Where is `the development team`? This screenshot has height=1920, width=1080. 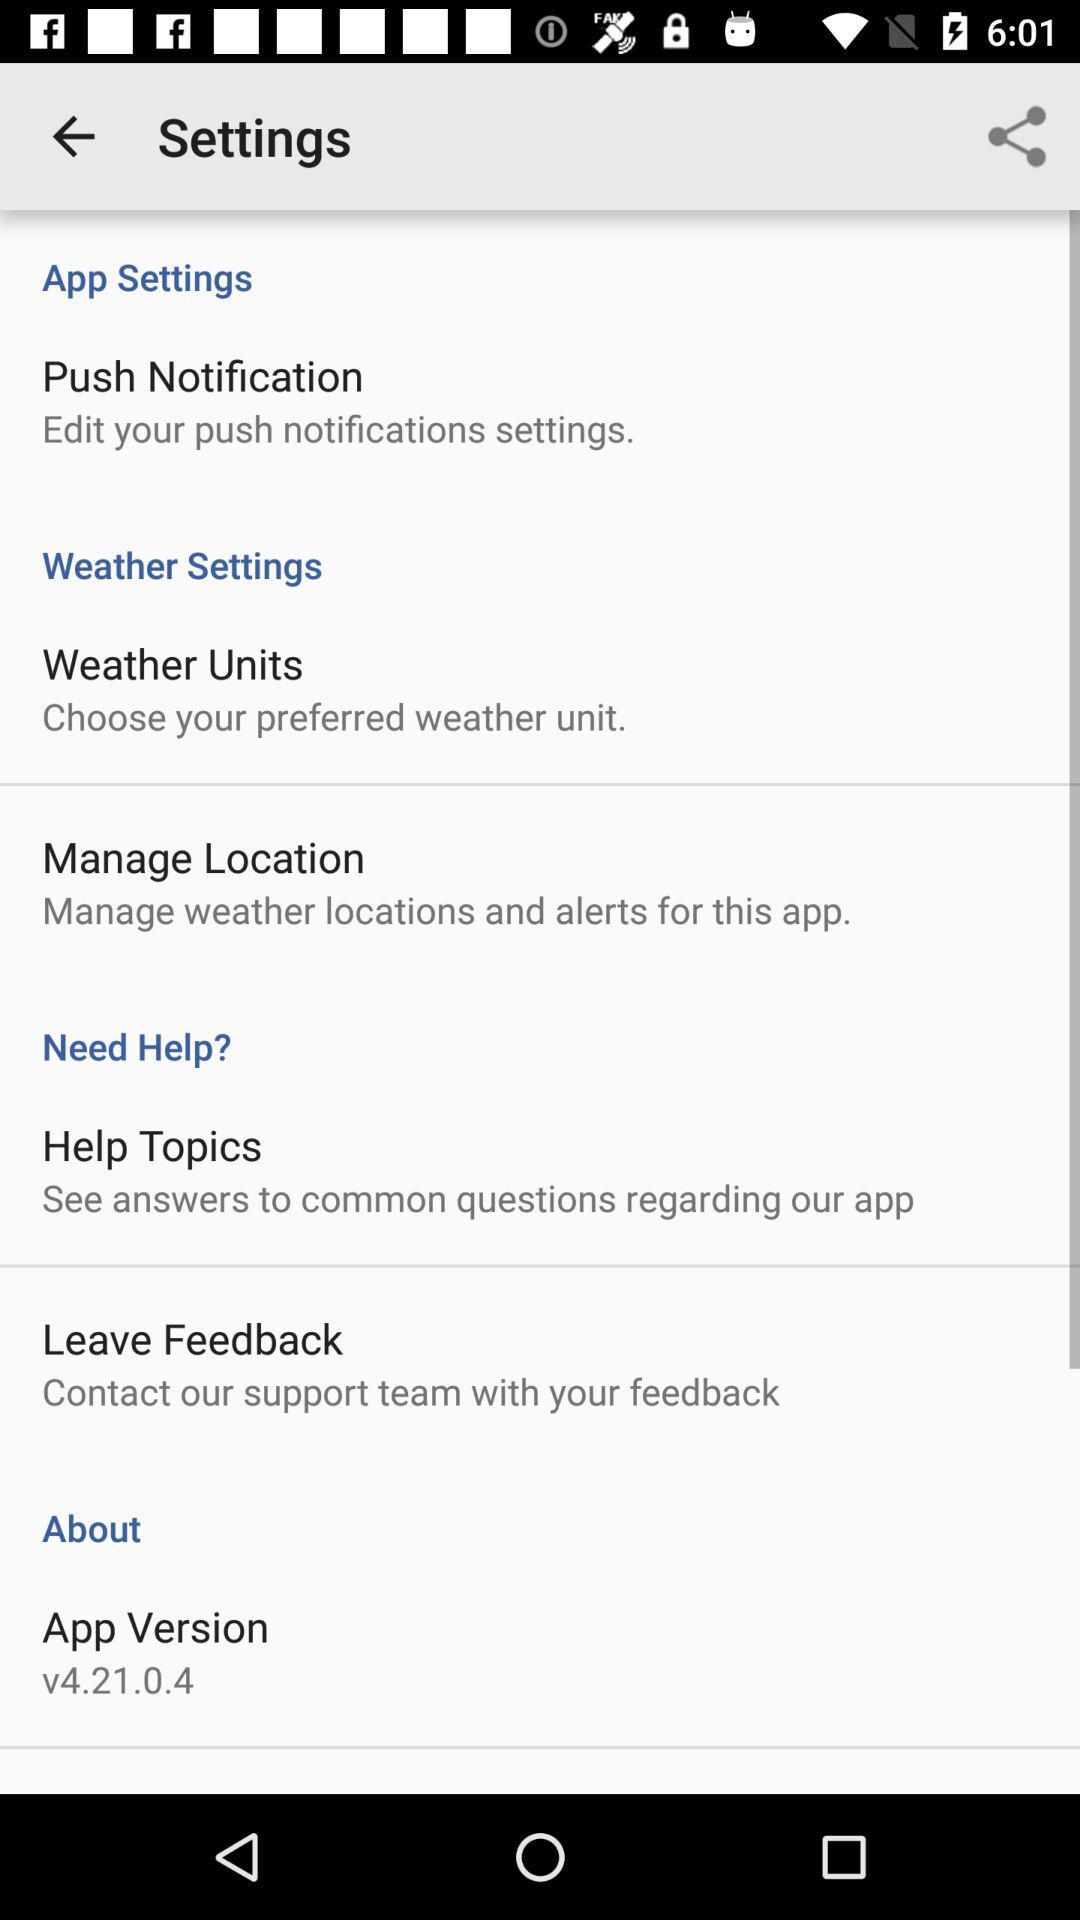
the development team is located at coordinates (222, 1792).